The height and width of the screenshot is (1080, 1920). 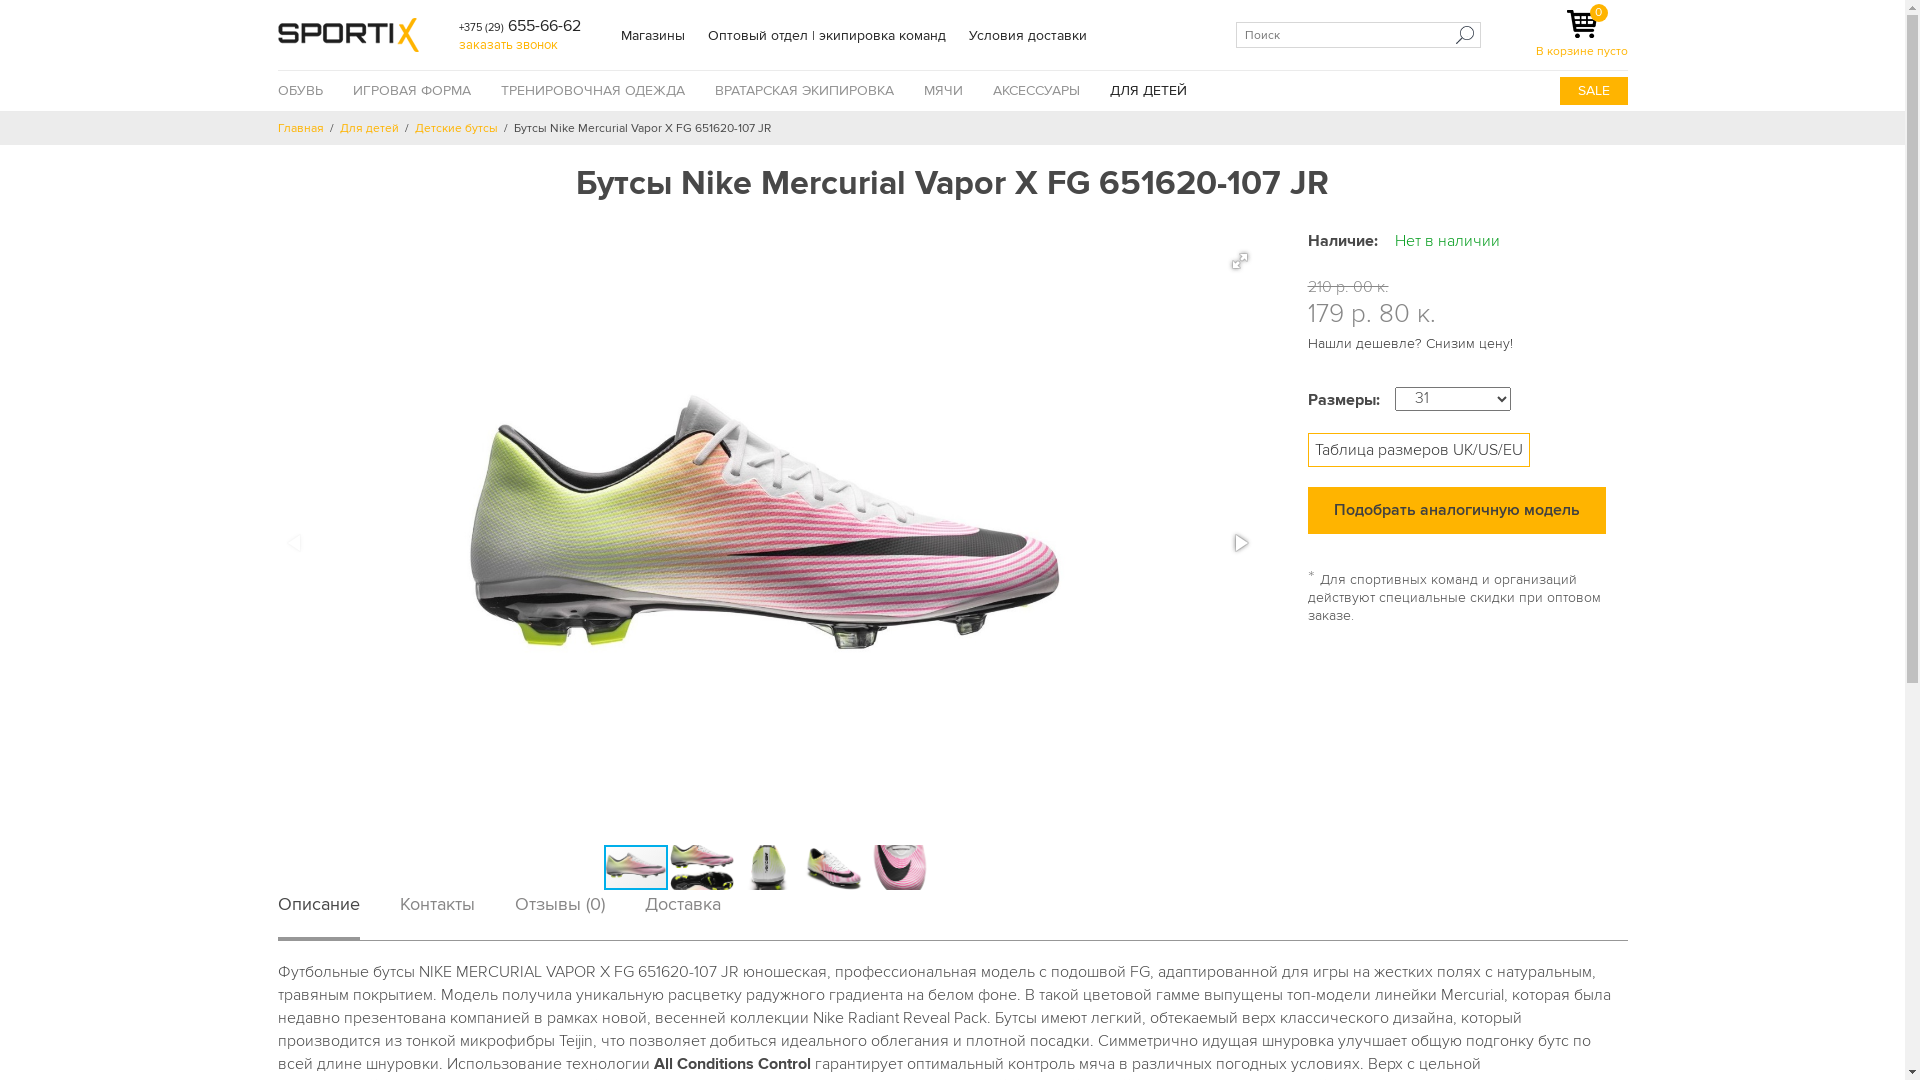 What do you see at coordinates (518, 26) in the screenshot?
I see `'+375 (29) 655-66-62'` at bounding box center [518, 26].